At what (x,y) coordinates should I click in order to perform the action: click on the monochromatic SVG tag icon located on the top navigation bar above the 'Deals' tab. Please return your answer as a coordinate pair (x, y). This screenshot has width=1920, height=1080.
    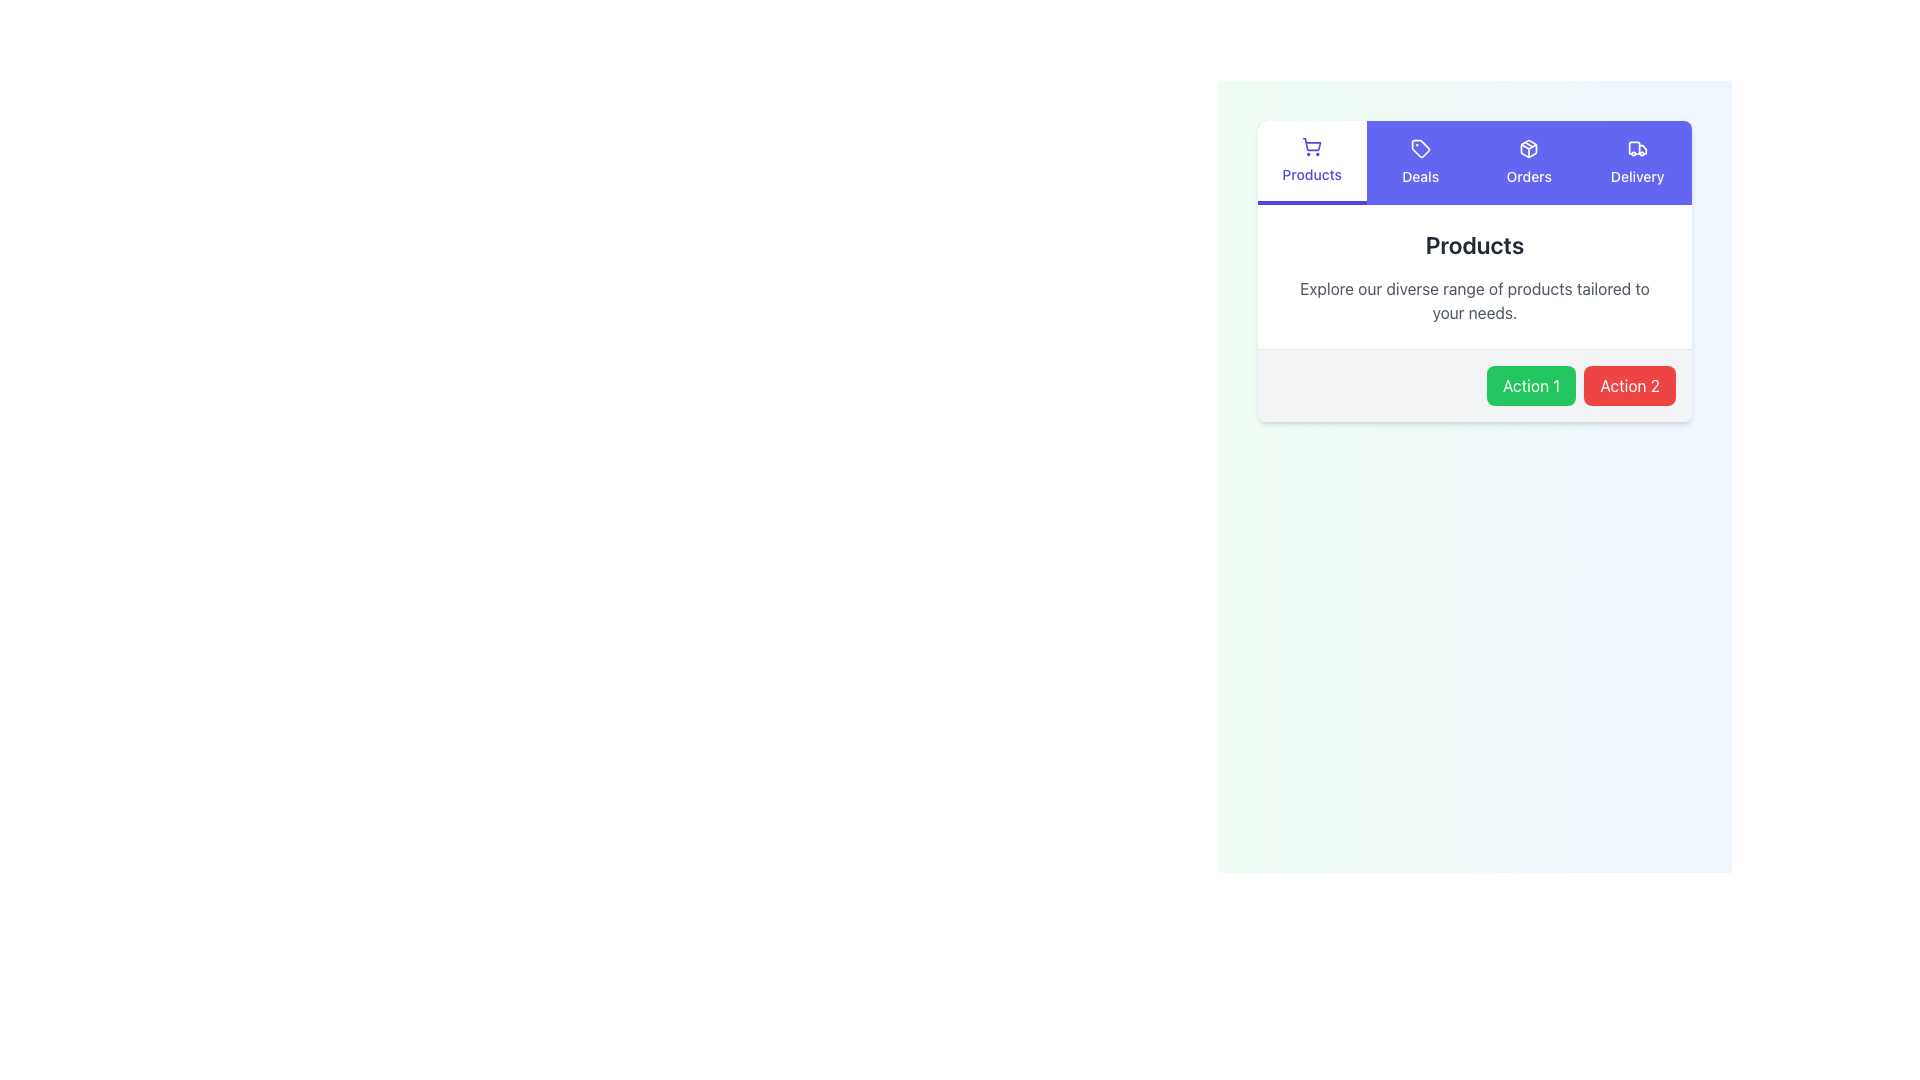
    Looking at the image, I should click on (1419, 148).